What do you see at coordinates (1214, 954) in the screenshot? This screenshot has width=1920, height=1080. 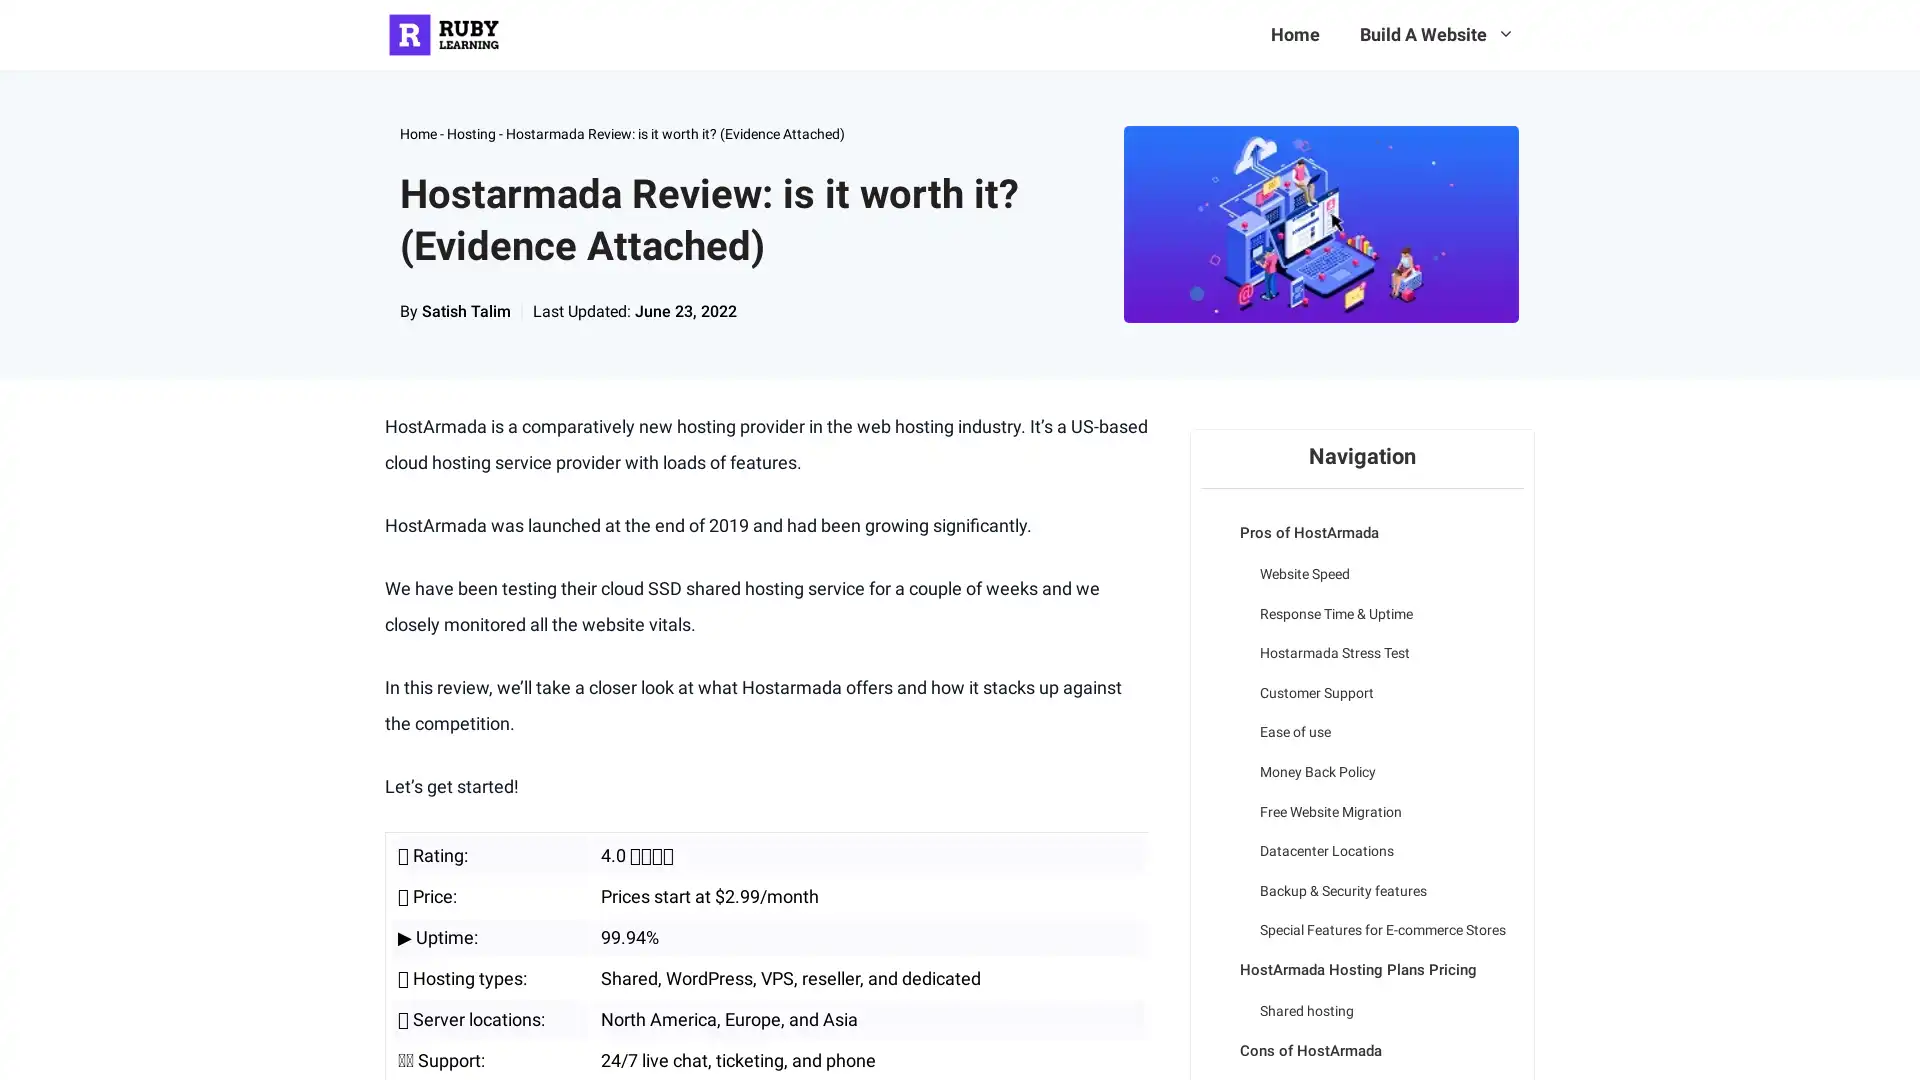 I see `Expand or collapse` at bounding box center [1214, 954].